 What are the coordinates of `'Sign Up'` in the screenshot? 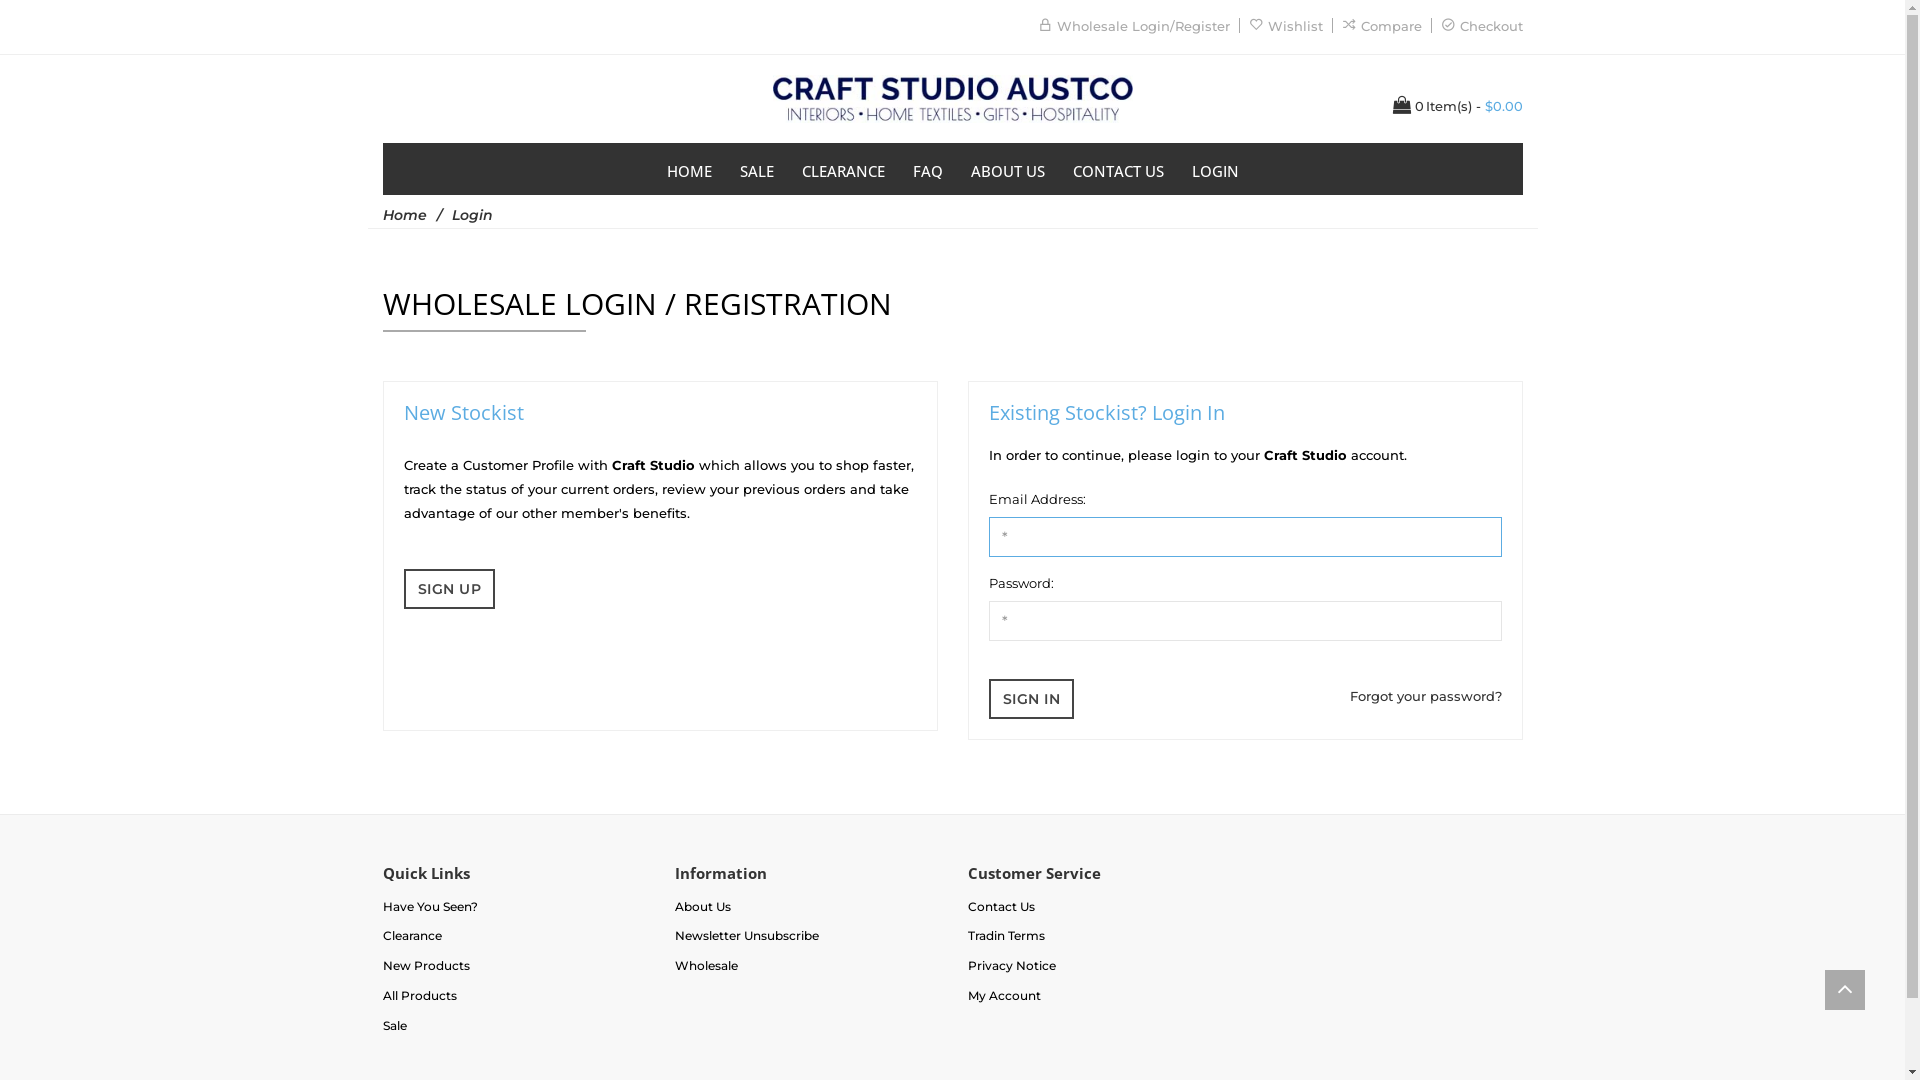 It's located at (449, 588).